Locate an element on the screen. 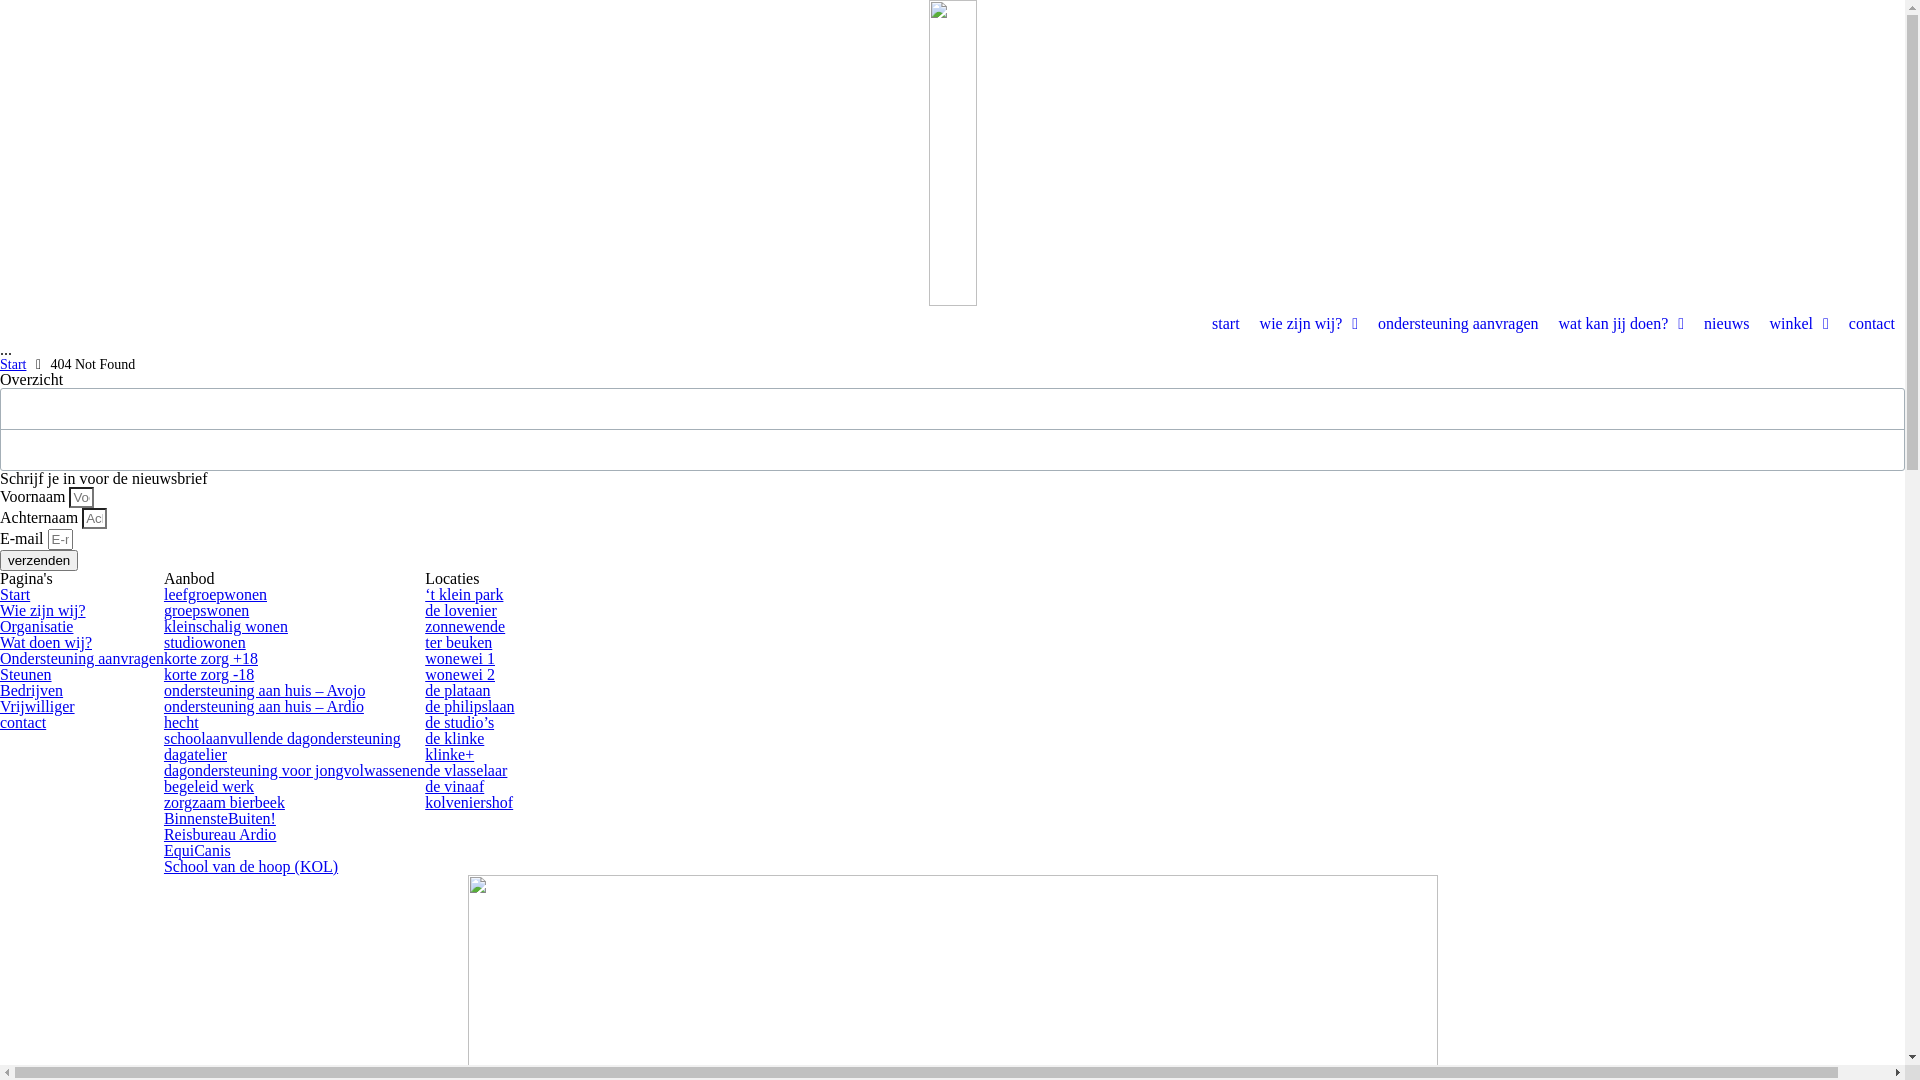 The image size is (1920, 1080). 'ondersteuning aanvragen' is located at coordinates (1458, 323).